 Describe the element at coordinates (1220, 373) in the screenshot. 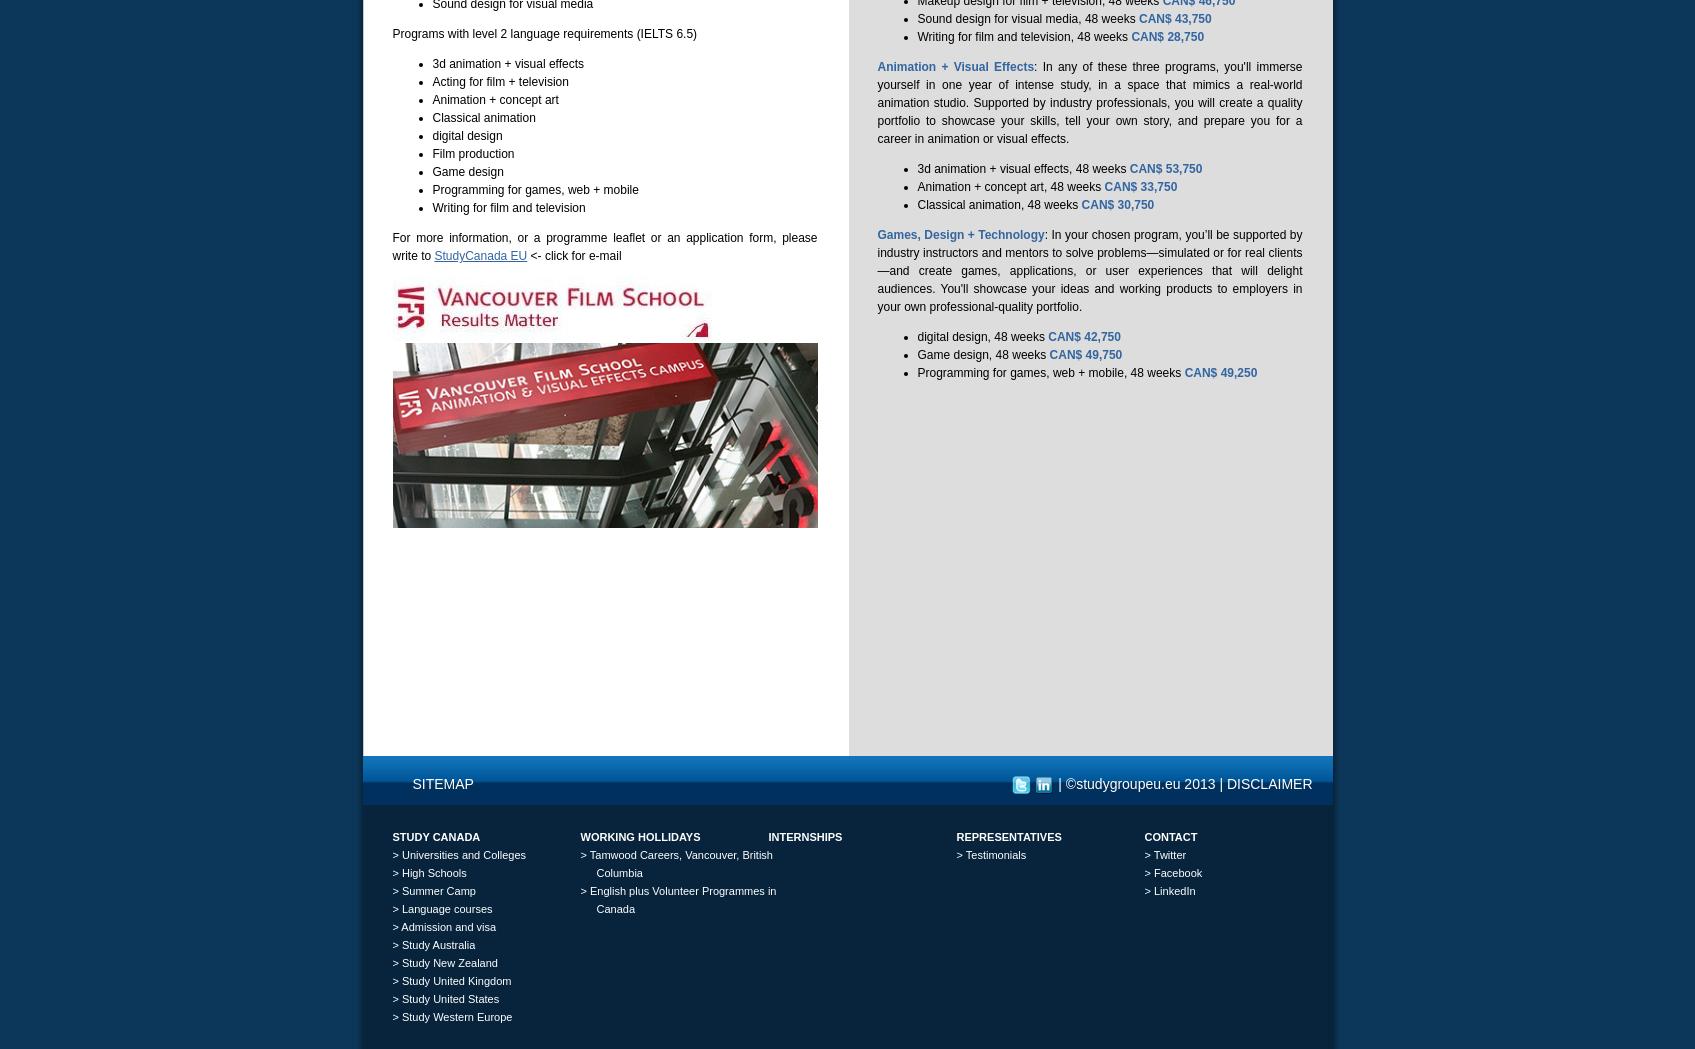

I see `'CAN$ 49,250'` at that location.